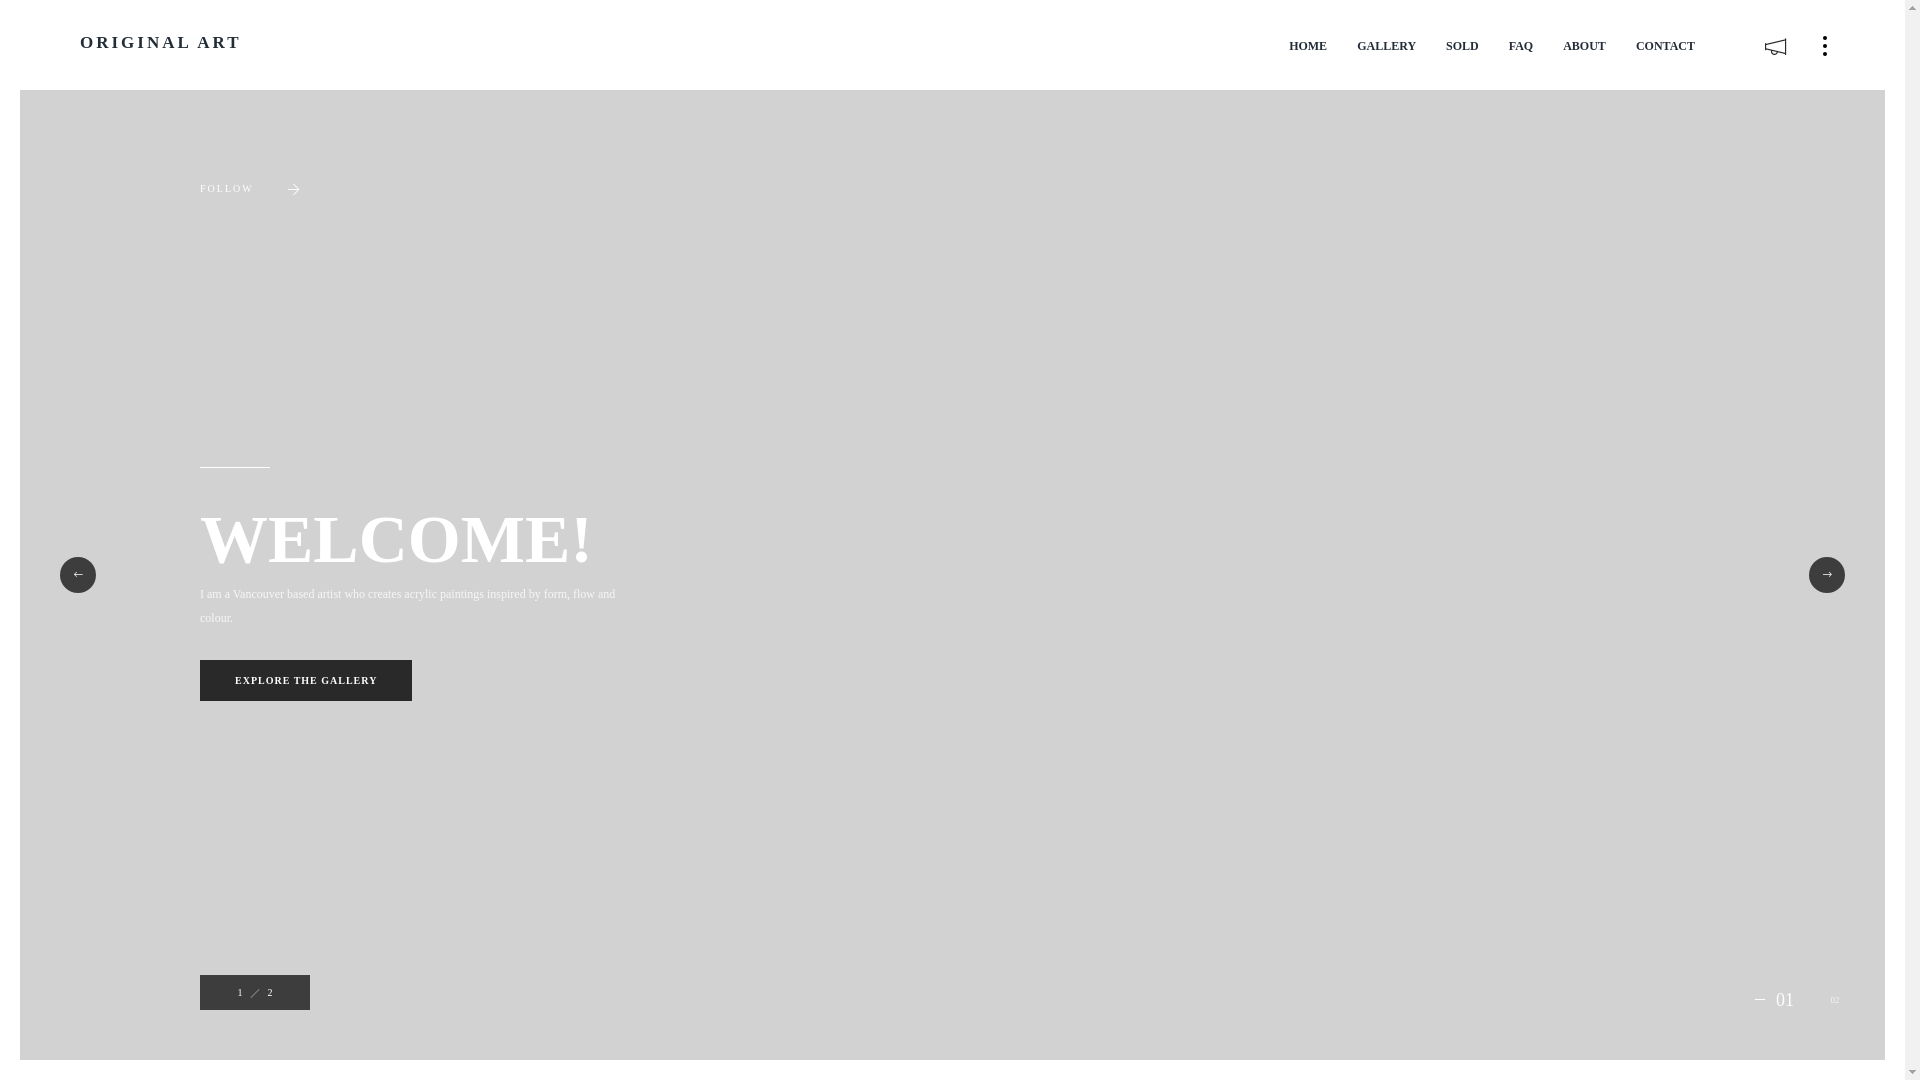  What do you see at coordinates (305, 679) in the screenshot?
I see `'EXPLORE THE GALLERY'` at bounding box center [305, 679].